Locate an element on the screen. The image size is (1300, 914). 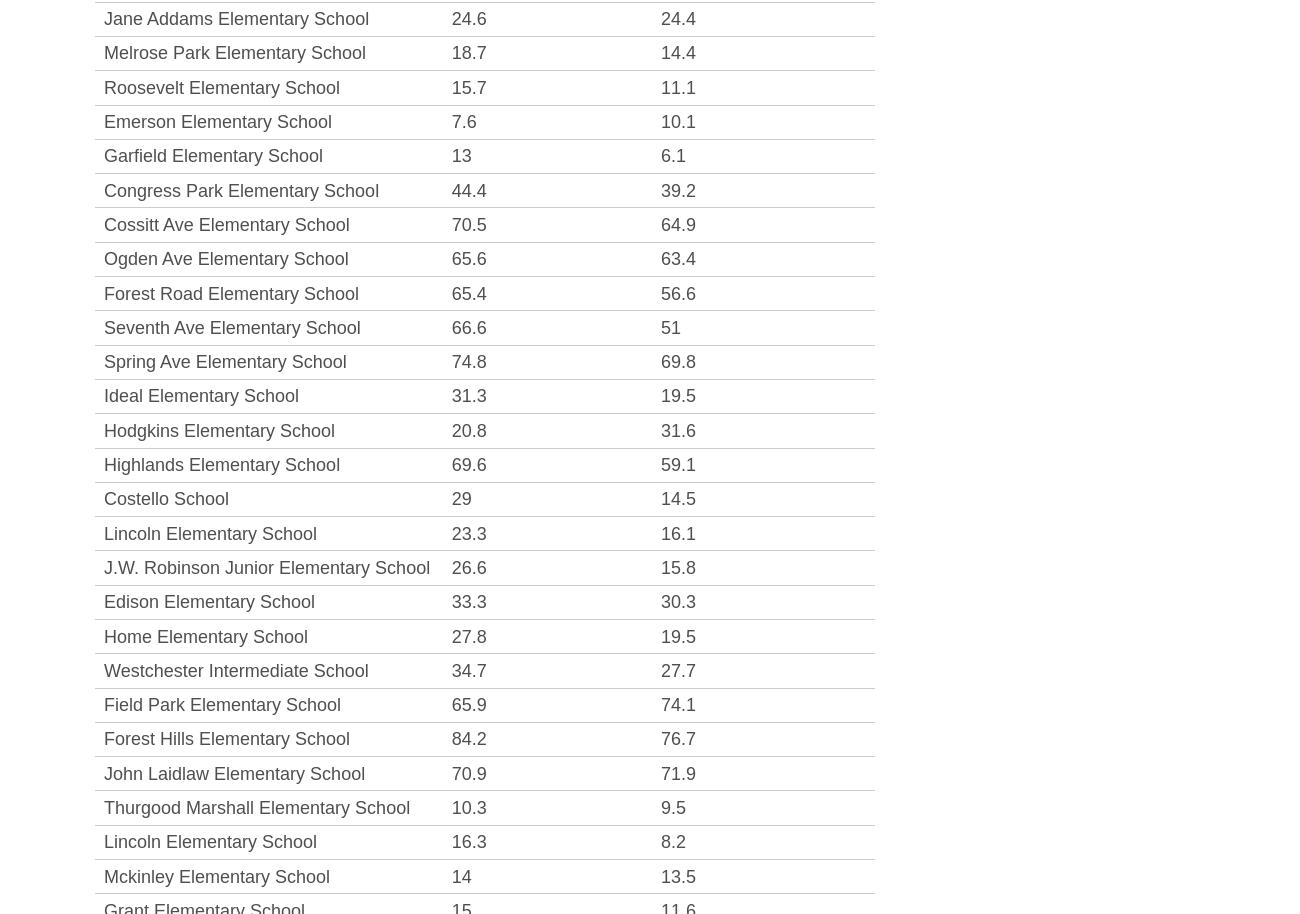
'64.9' is located at coordinates (677, 224).